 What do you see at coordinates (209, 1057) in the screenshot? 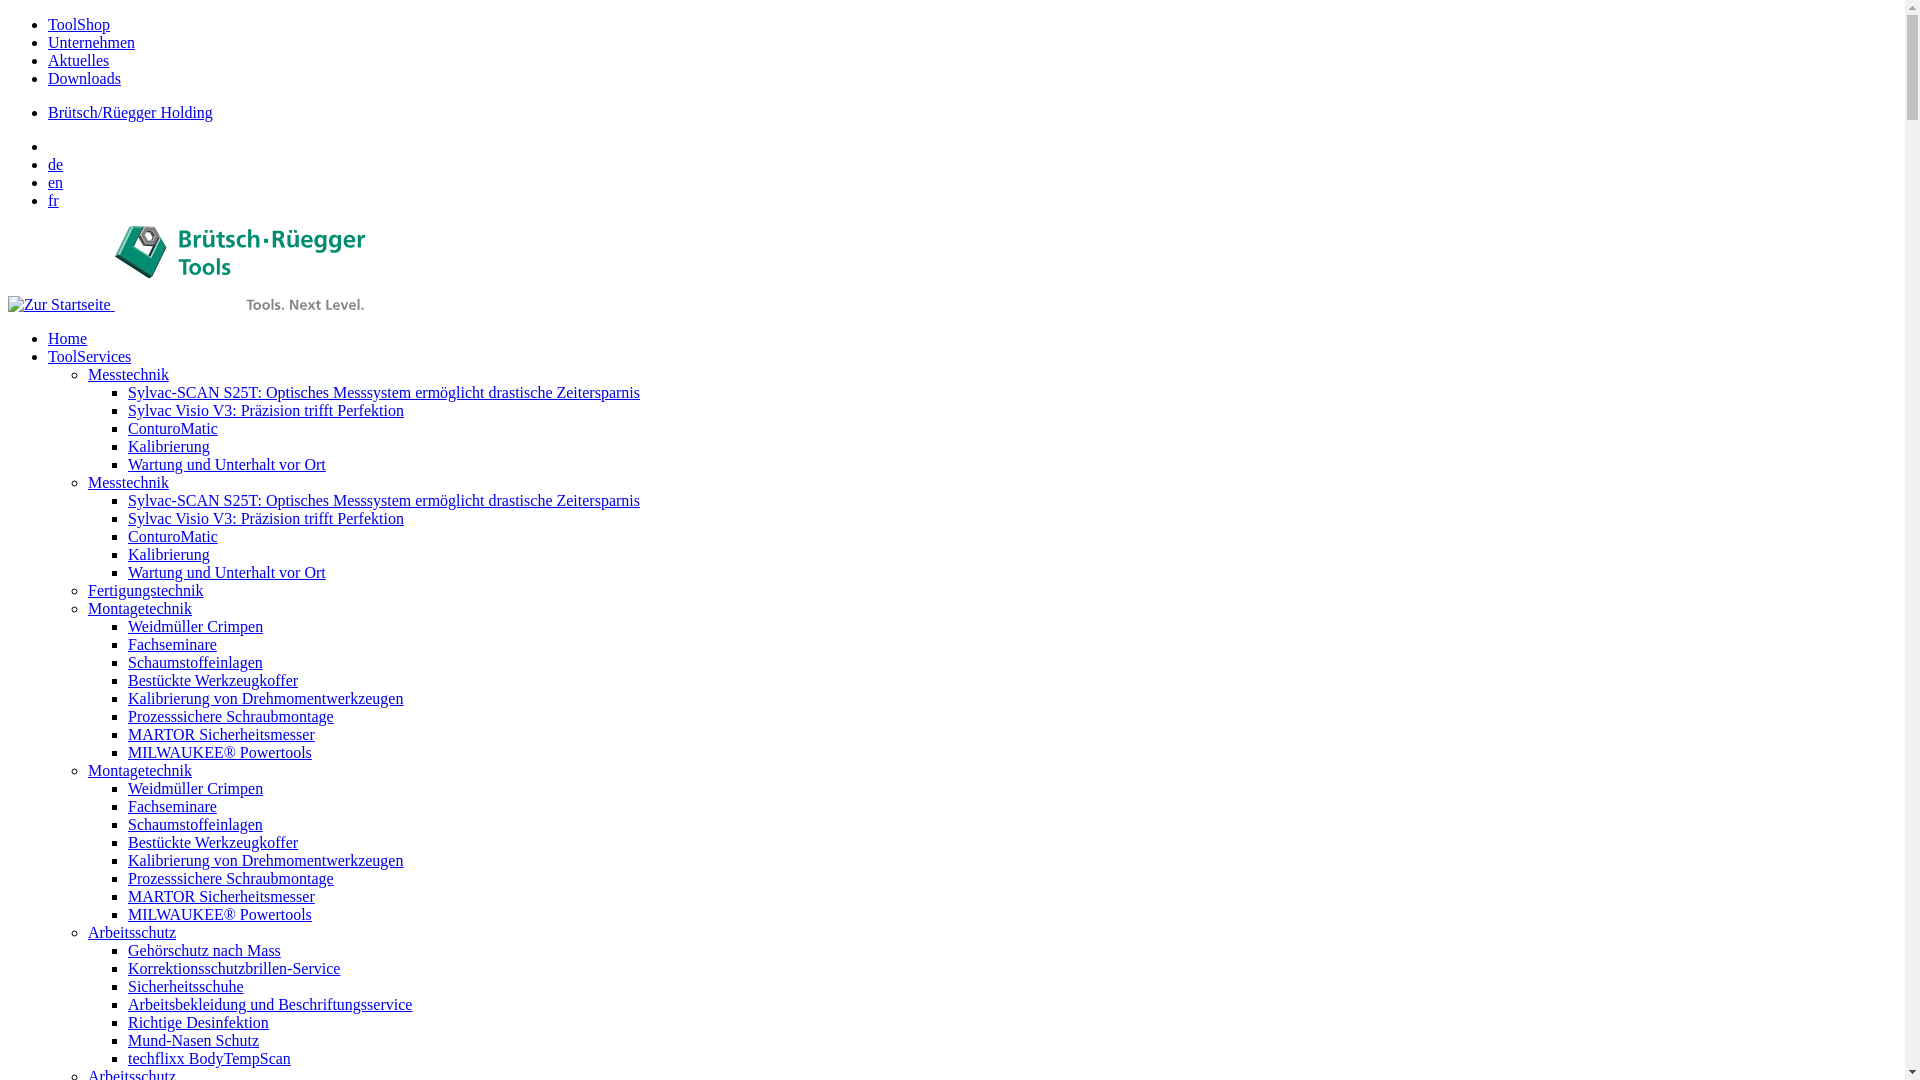
I see `'techflixx BodyTempScan'` at bounding box center [209, 1057].